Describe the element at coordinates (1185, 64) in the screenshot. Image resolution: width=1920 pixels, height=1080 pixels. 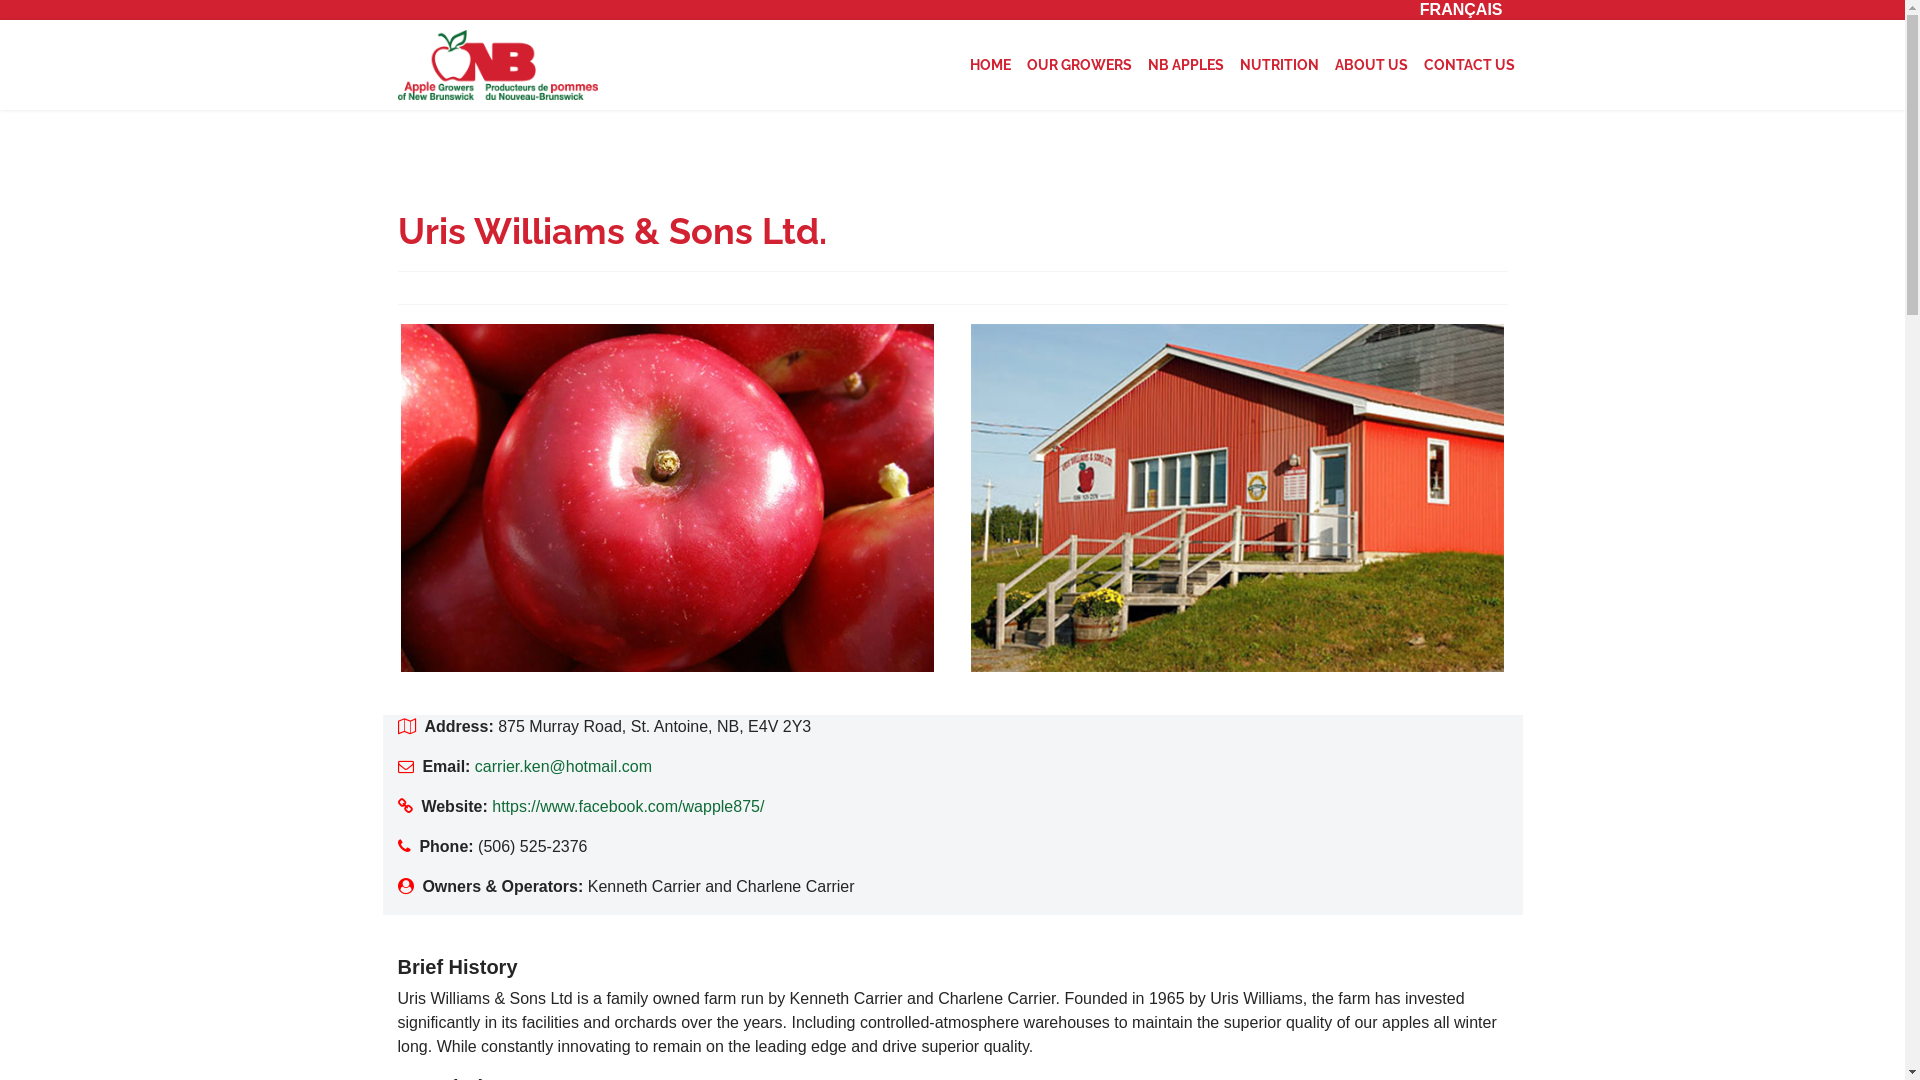
I see `'NB APPLES'` at that location.